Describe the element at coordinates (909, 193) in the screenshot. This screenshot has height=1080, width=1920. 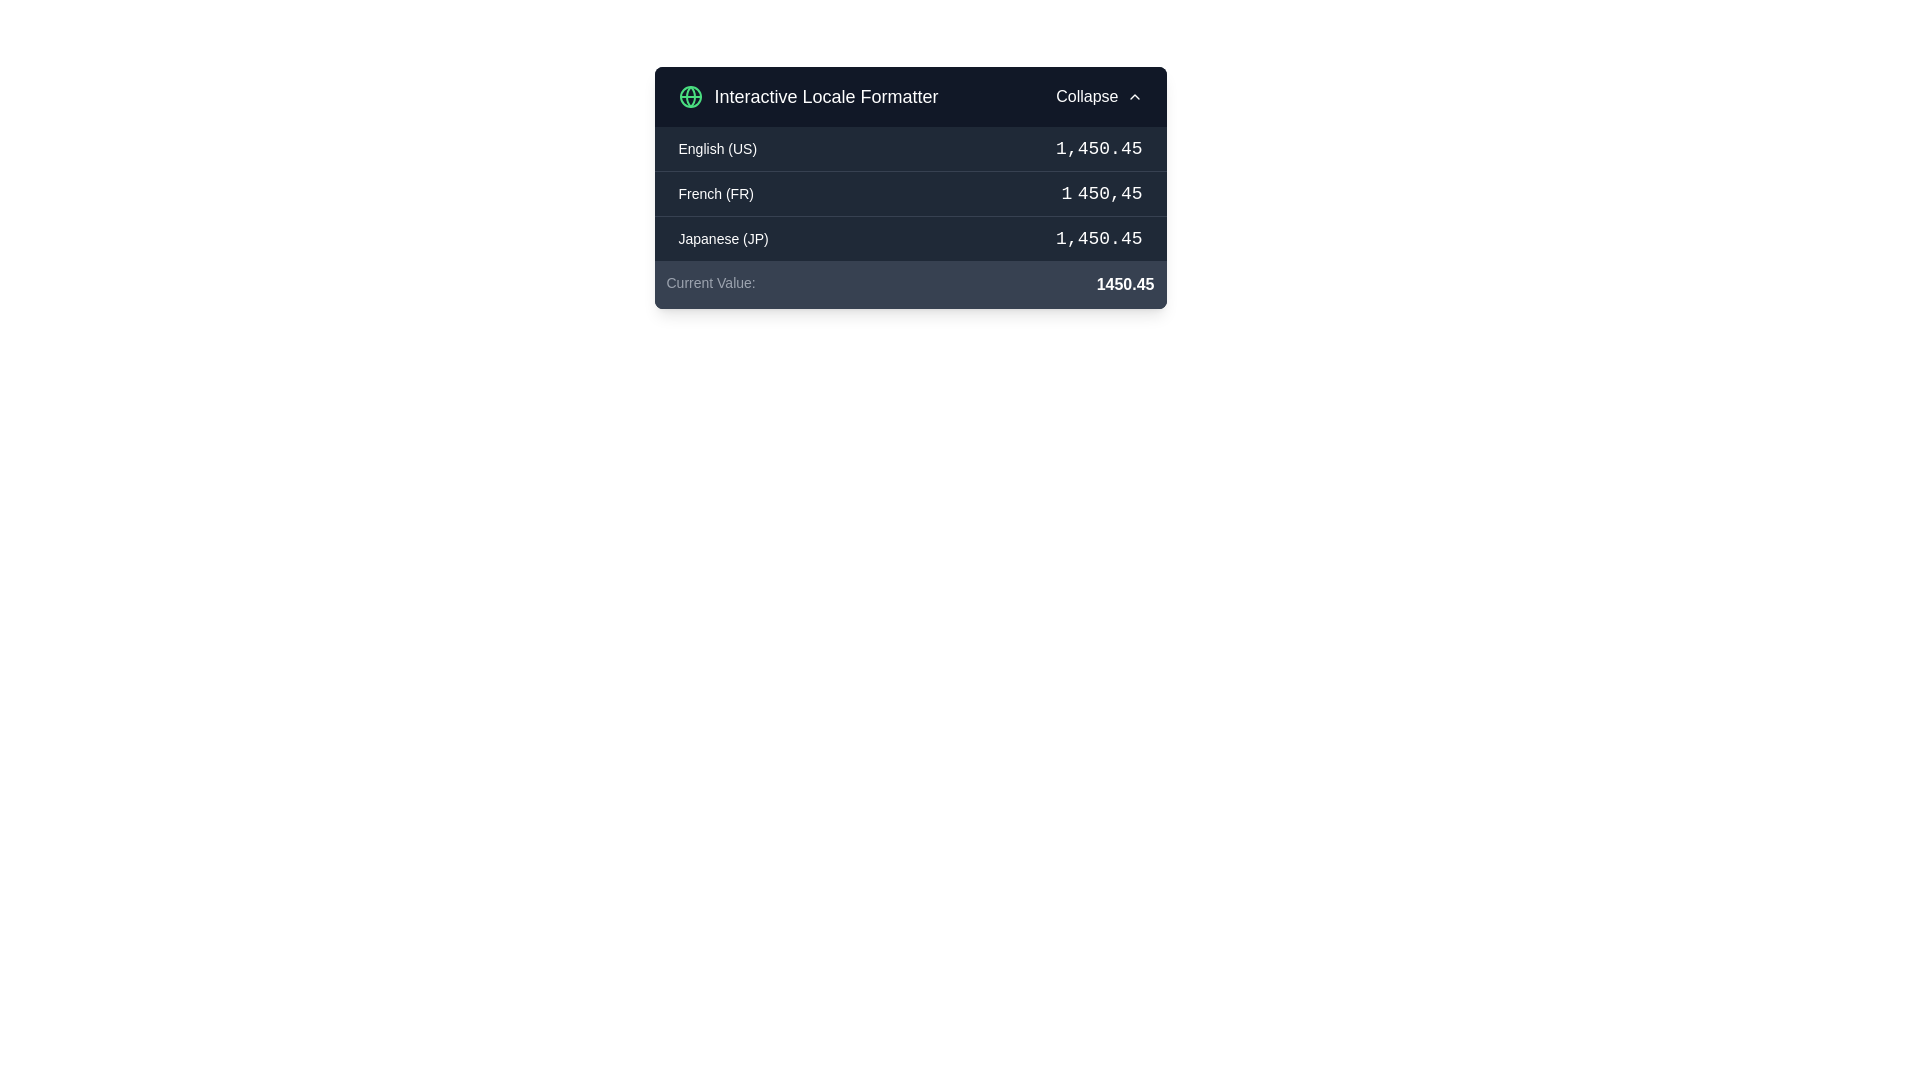
I see `the second row of the locale formatting examples within the 'Interactive Locale Formatter' card` at that location.